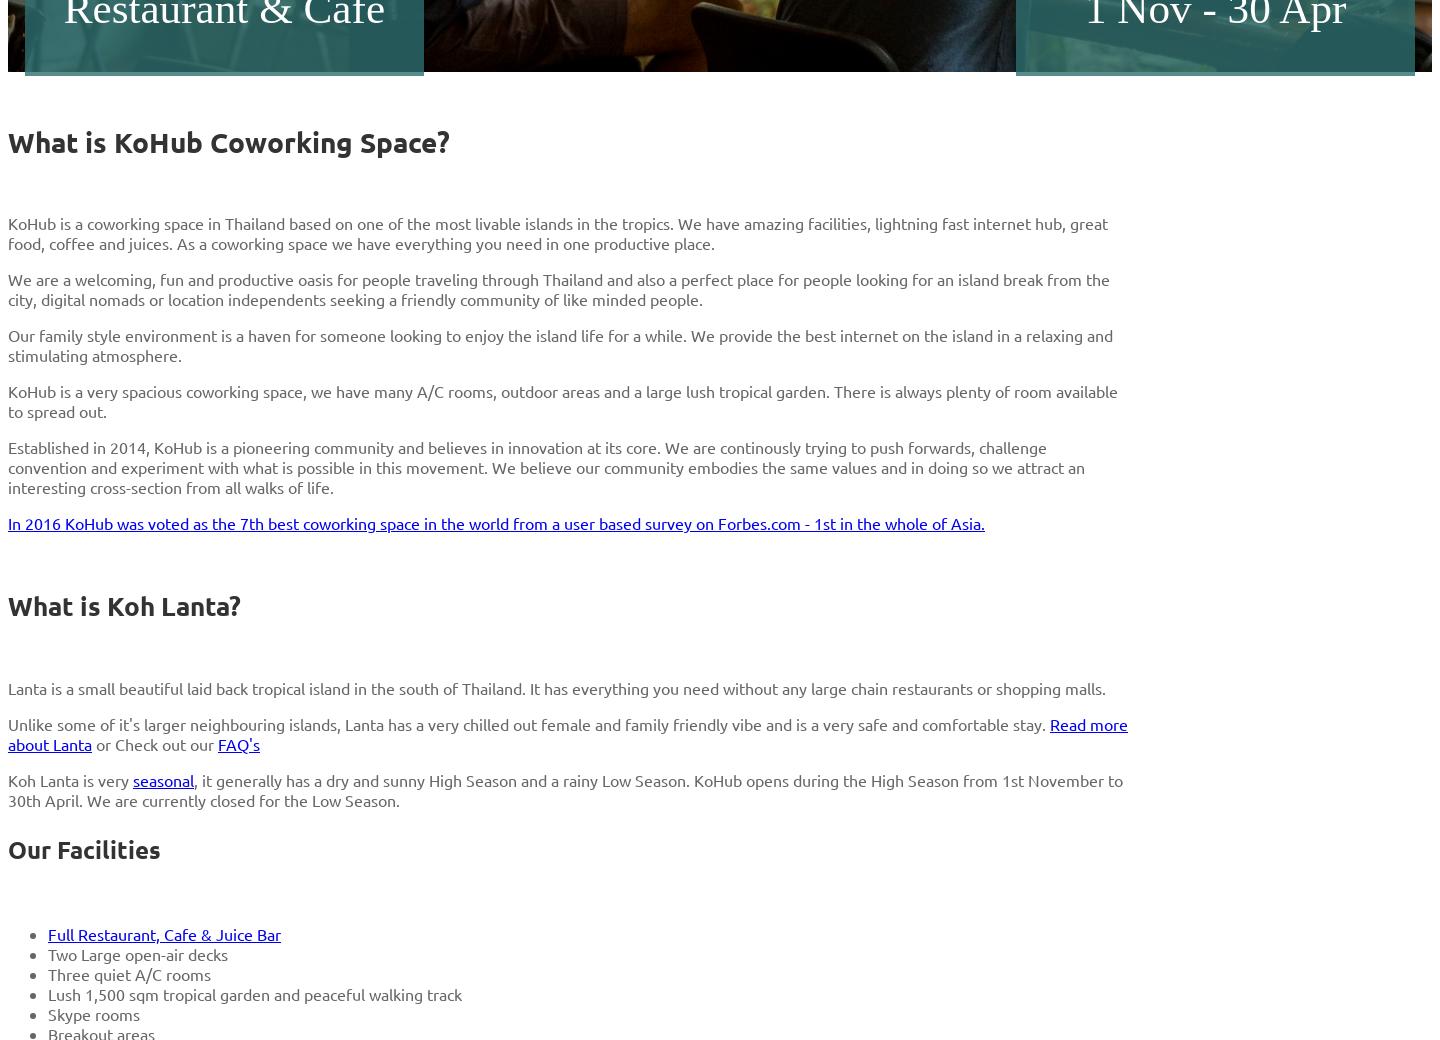 The height and width of the screenshot is (1040, 1440). Describe the element at coordinates (567, 734) in the screenshot. I see `'Read more about Lanta'` at that location.